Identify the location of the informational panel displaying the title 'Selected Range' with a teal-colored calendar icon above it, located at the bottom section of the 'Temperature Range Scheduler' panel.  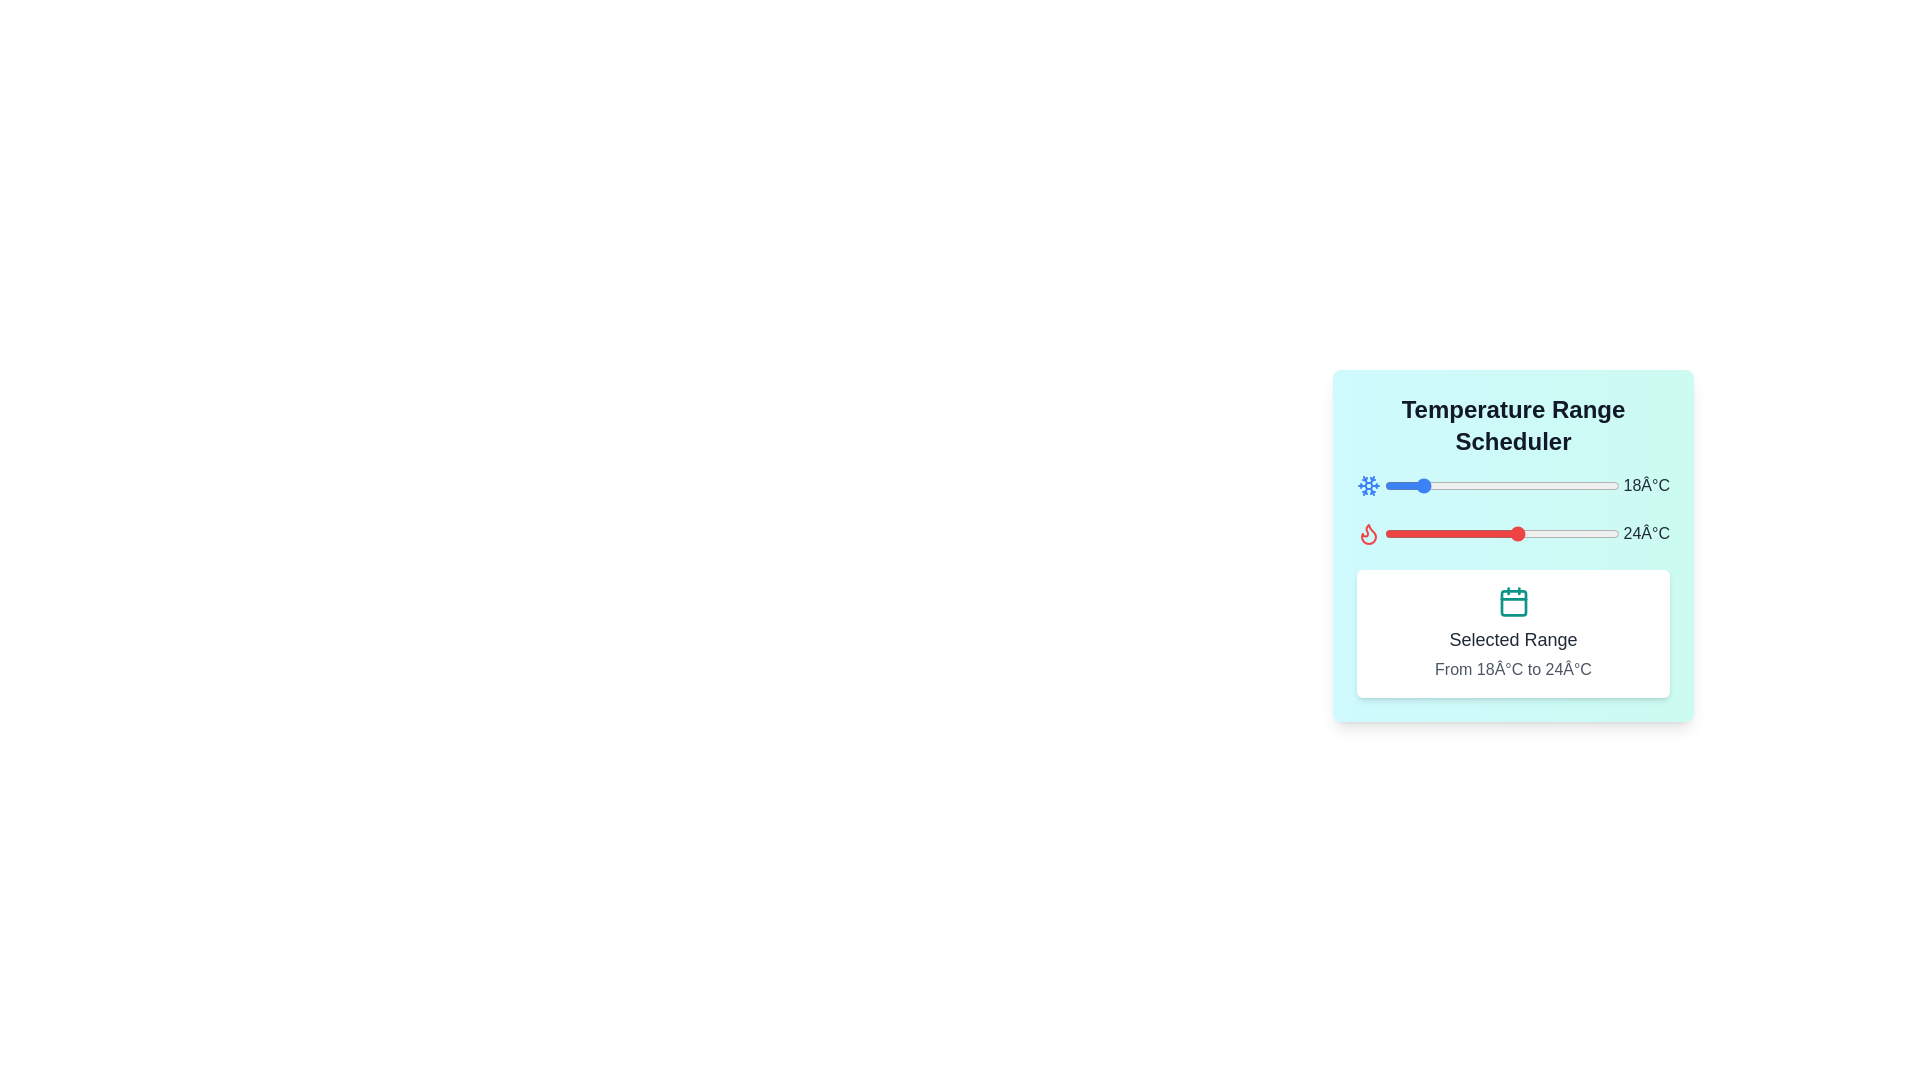
(1513, 633).